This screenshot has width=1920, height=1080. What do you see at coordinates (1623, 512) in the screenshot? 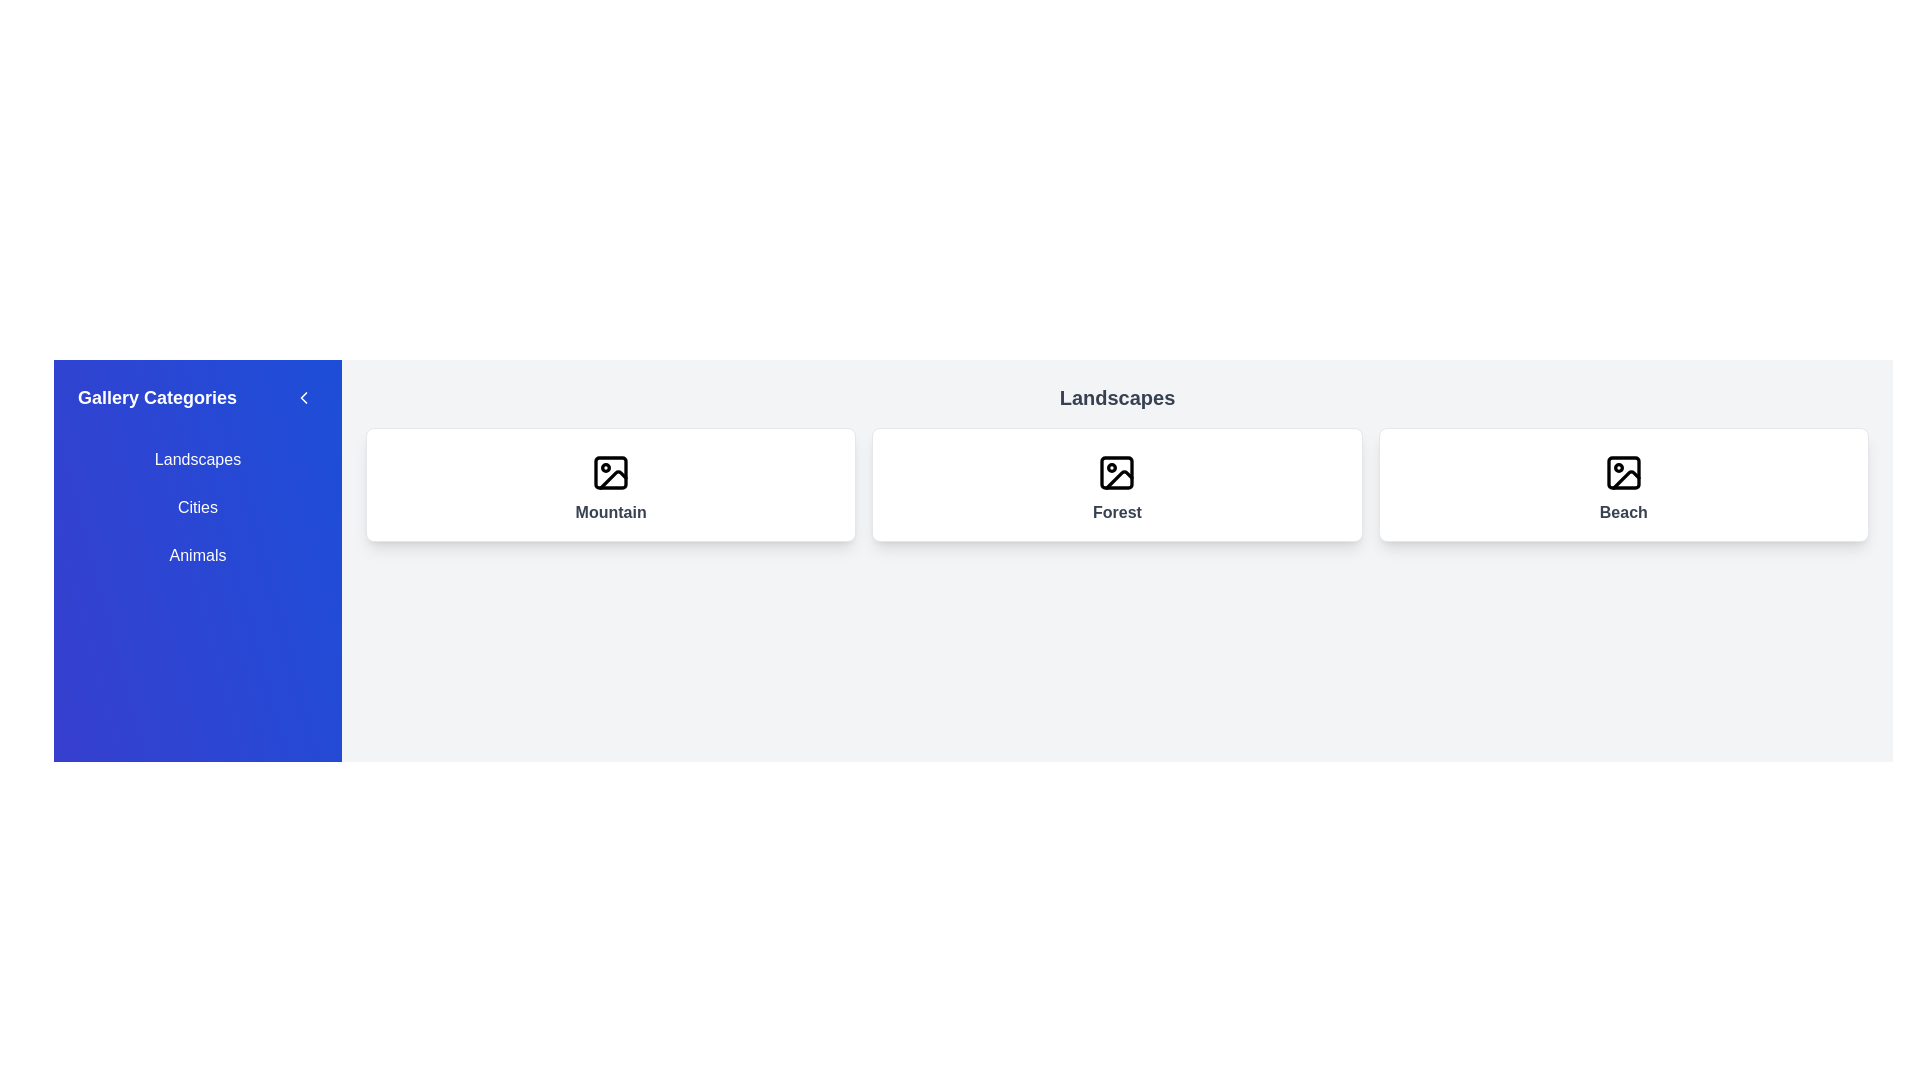
I see `the text label displaying the word 'Beach,' which is styled with a bold font and gray color, located at the bottom-central area of a card-like structure` at bounding box center [1623, 512].